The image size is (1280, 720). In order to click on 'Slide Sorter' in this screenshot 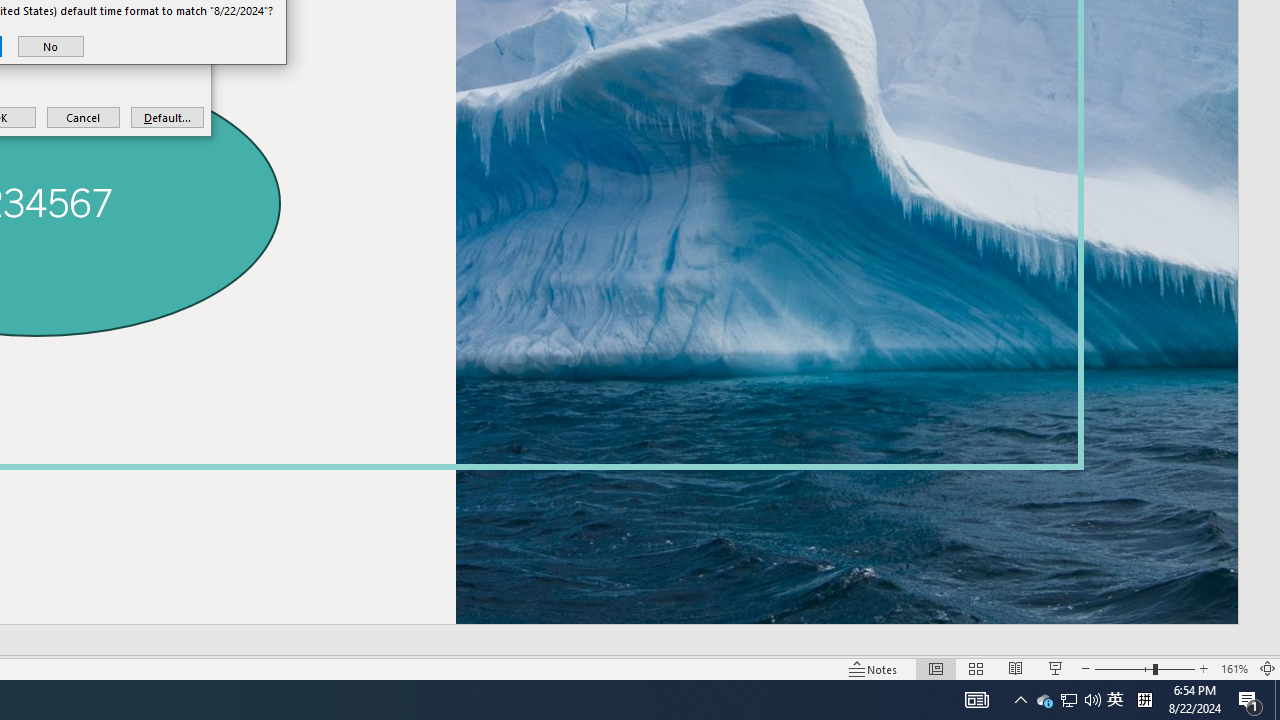, I will do `click(976, 669)`.